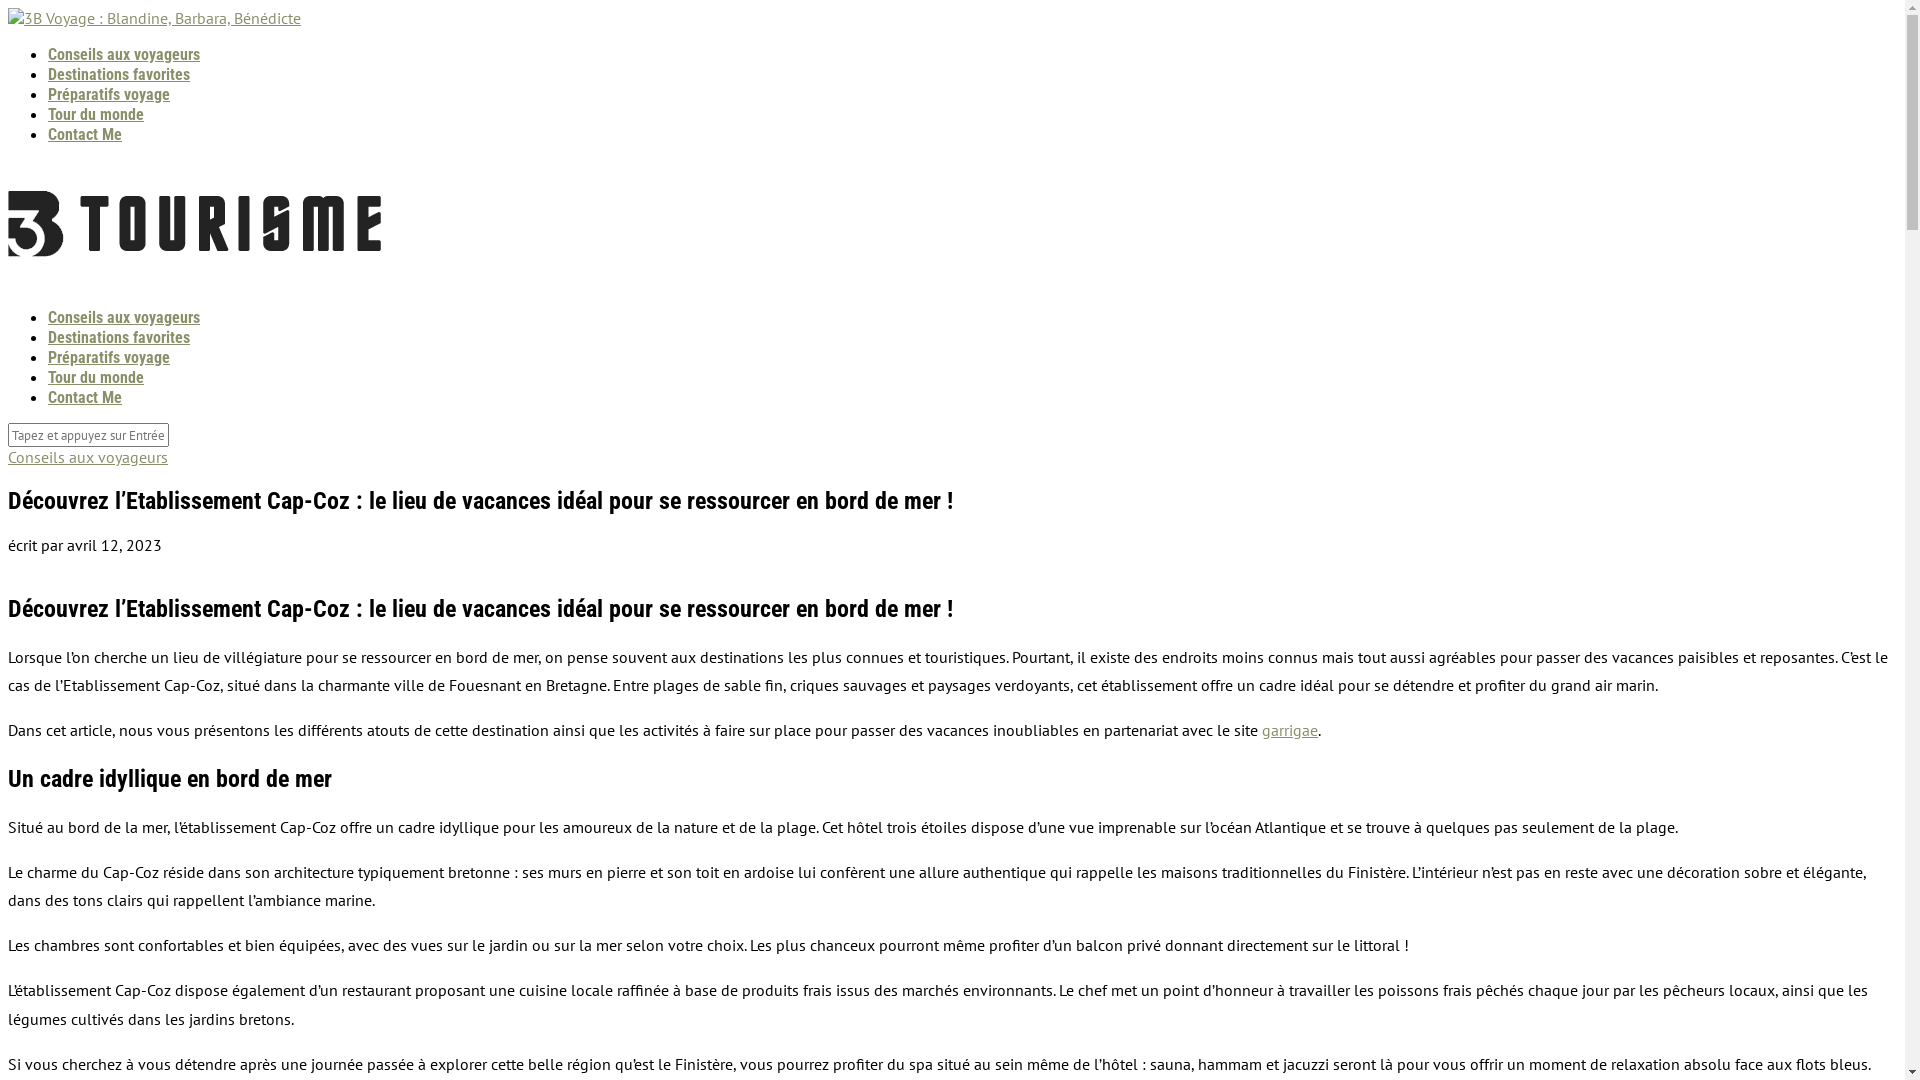  I want to click on 'Conseils aux voyageurs', so click(123, 316).